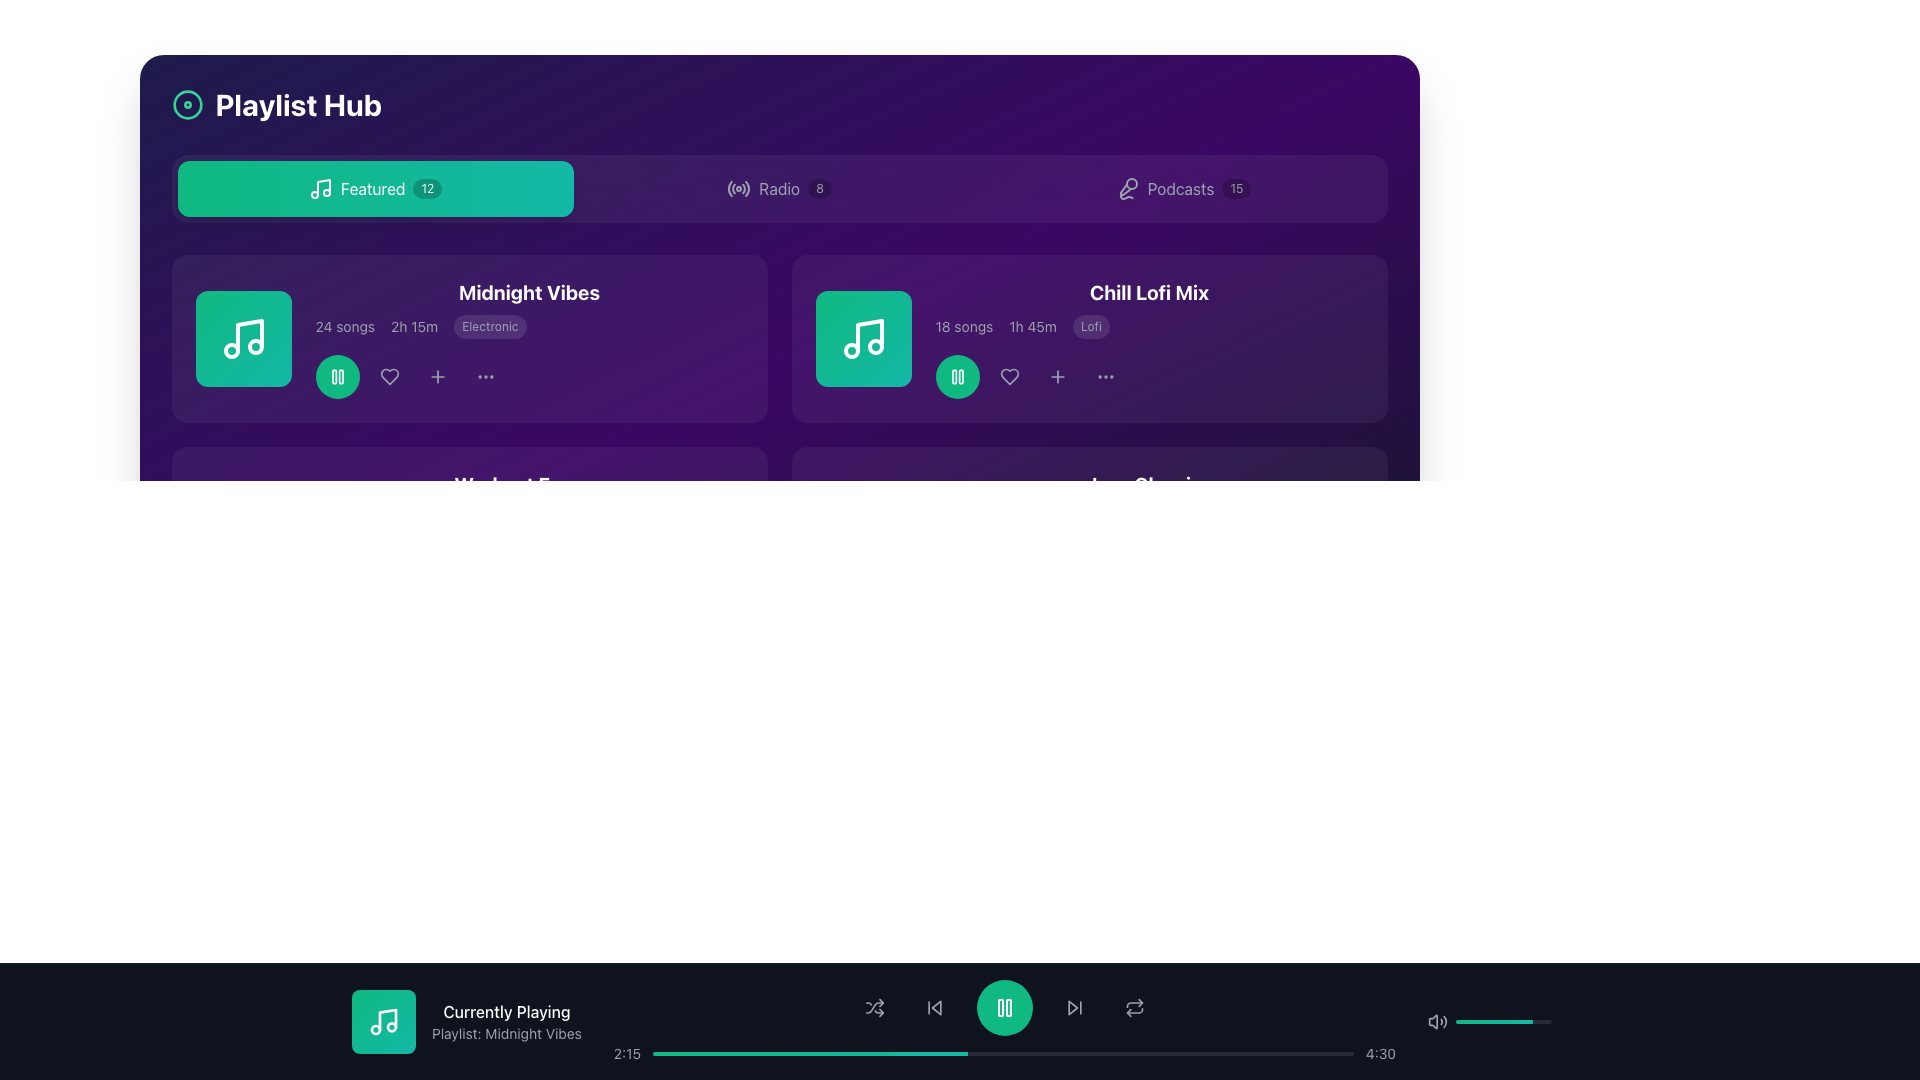  Describe the element at coordinates (999, 1007) in the screenshot. I see `the left vertical bar of the green pause button icon located centrally in the bottom playback control section to interact with it` at that location.